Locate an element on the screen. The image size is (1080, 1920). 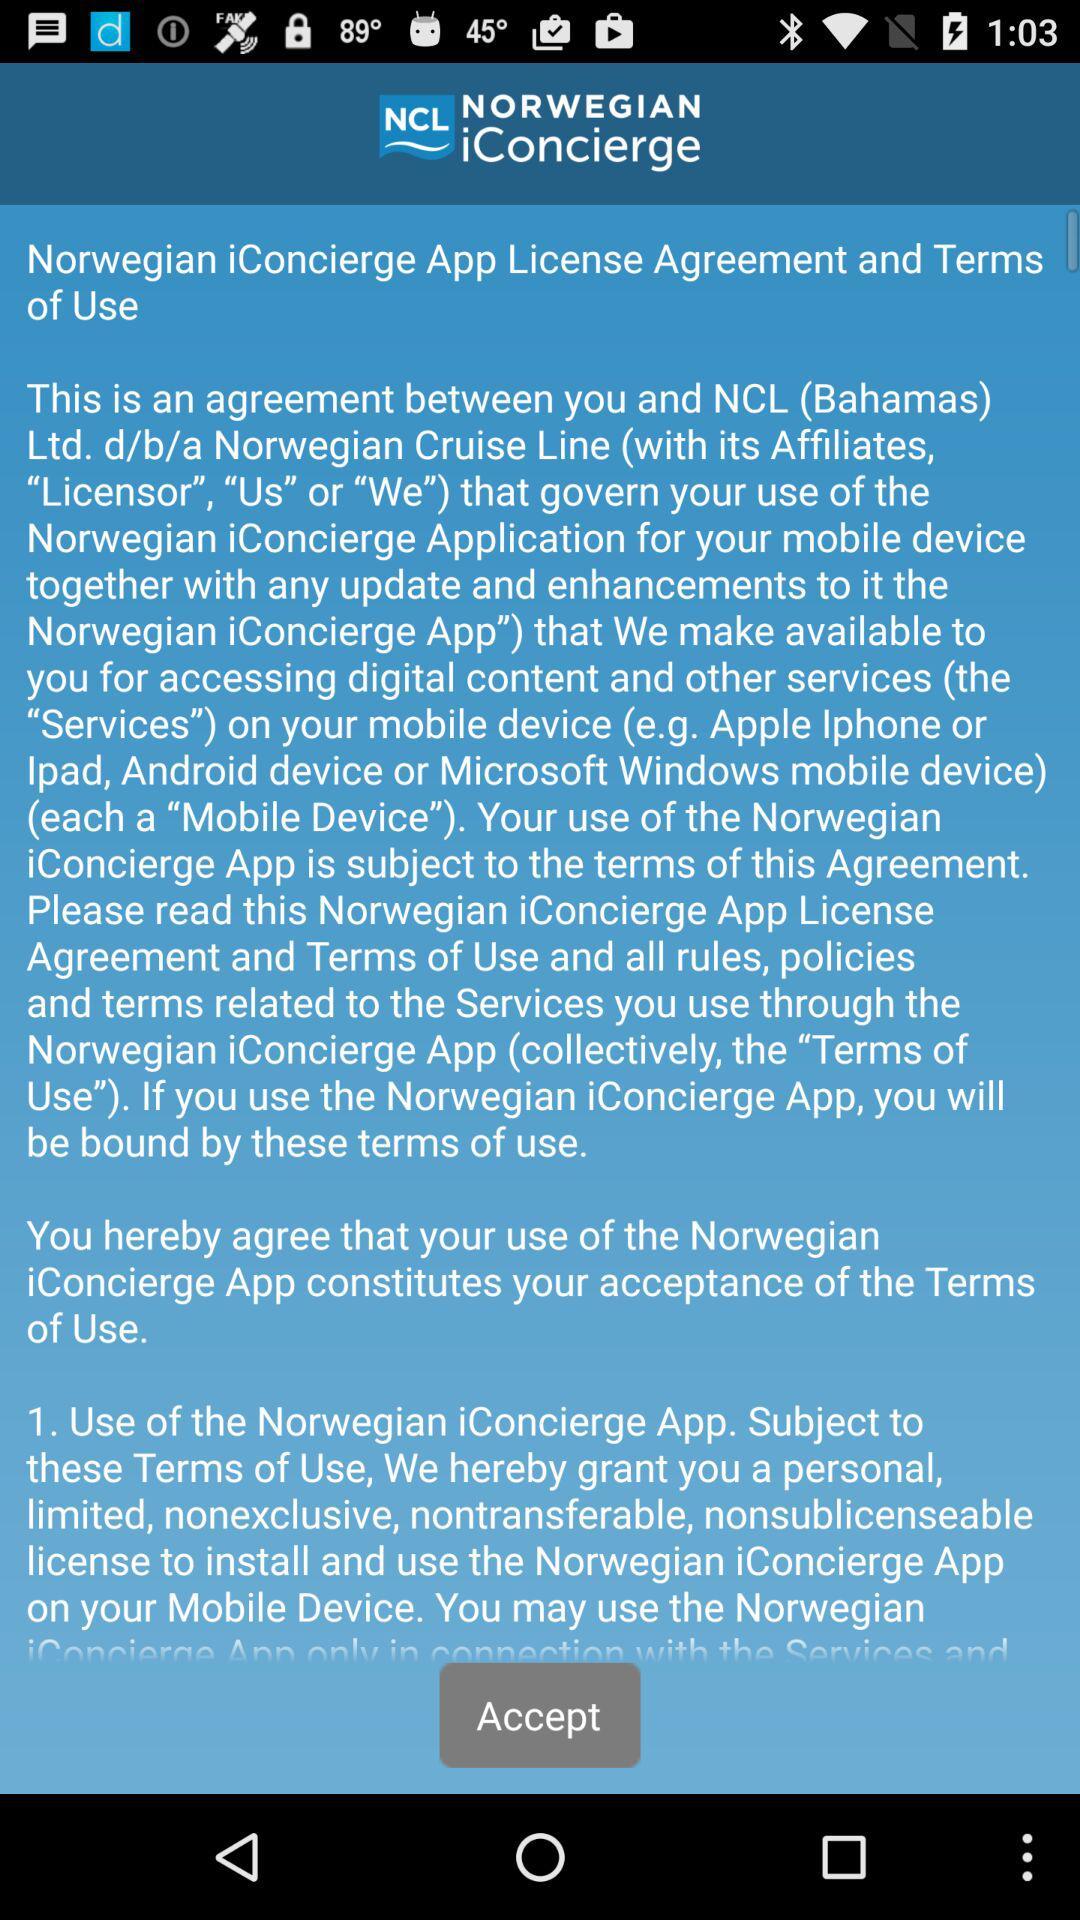
accept at the bottom is located at coordinates (540, 1714).